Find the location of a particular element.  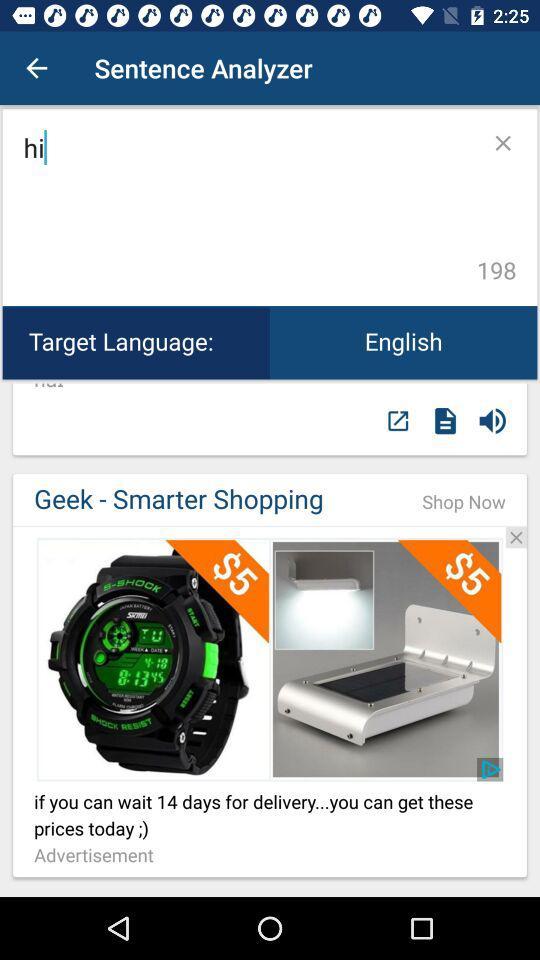

visit sponsor is located at coordinates (270, 525).